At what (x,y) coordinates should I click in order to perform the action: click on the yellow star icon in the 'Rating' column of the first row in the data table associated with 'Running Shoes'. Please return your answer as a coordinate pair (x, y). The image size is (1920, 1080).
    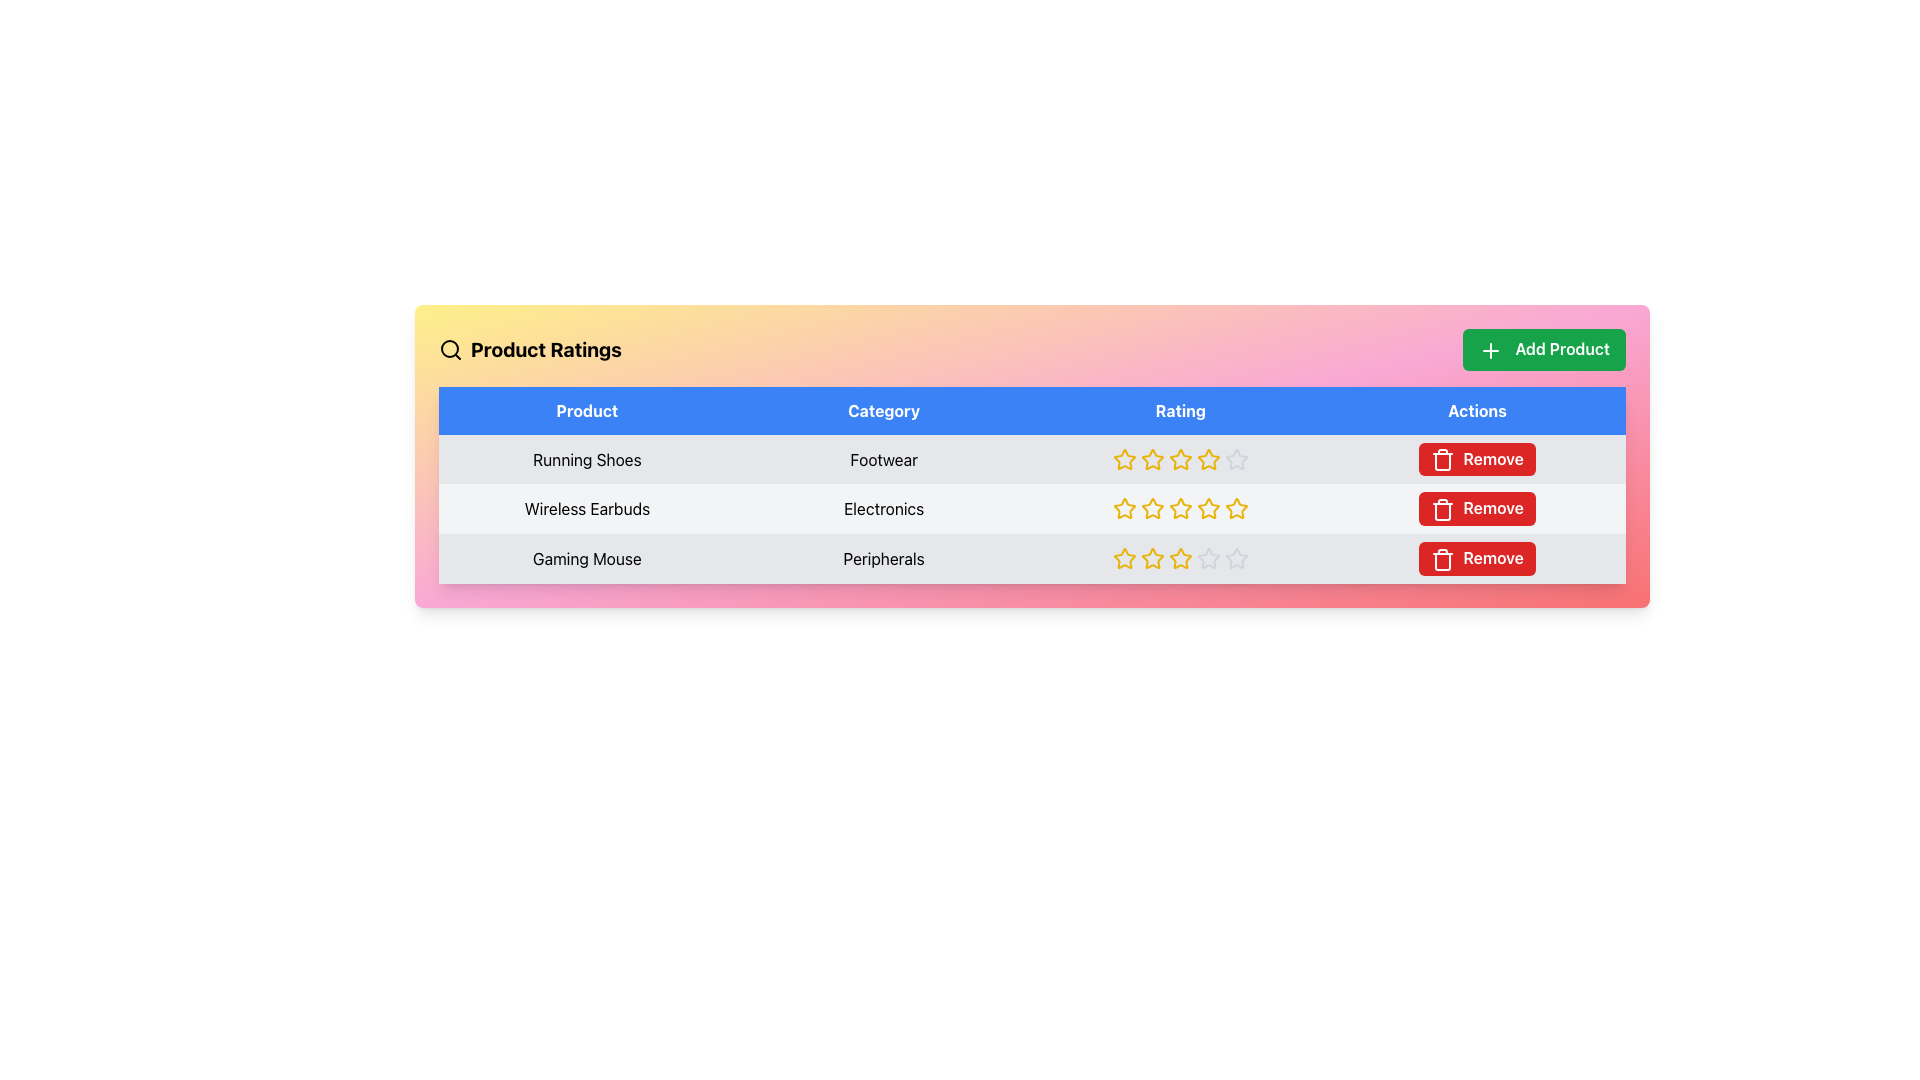
    Looking at the image, I should click on (1124, 459).